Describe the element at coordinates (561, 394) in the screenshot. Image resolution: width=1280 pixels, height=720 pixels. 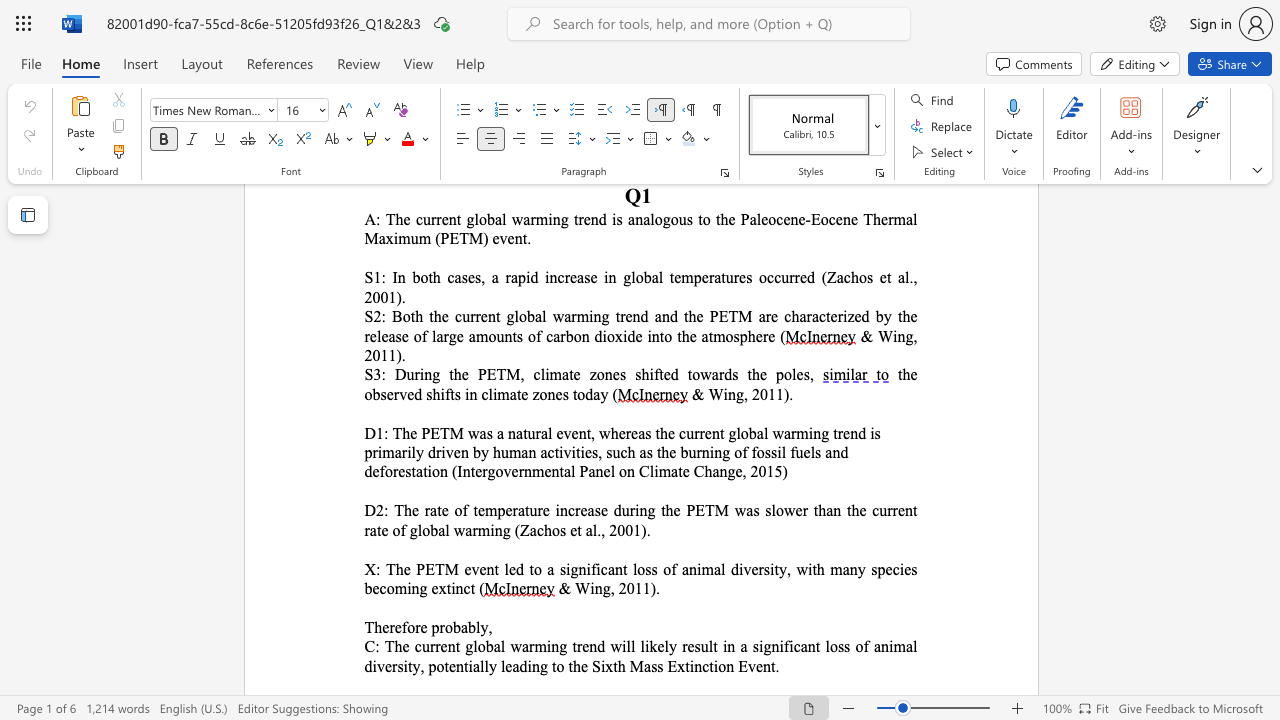
I see `the subset text "s today (" within the text "the observed shifts in climate zones today ("` at that location.